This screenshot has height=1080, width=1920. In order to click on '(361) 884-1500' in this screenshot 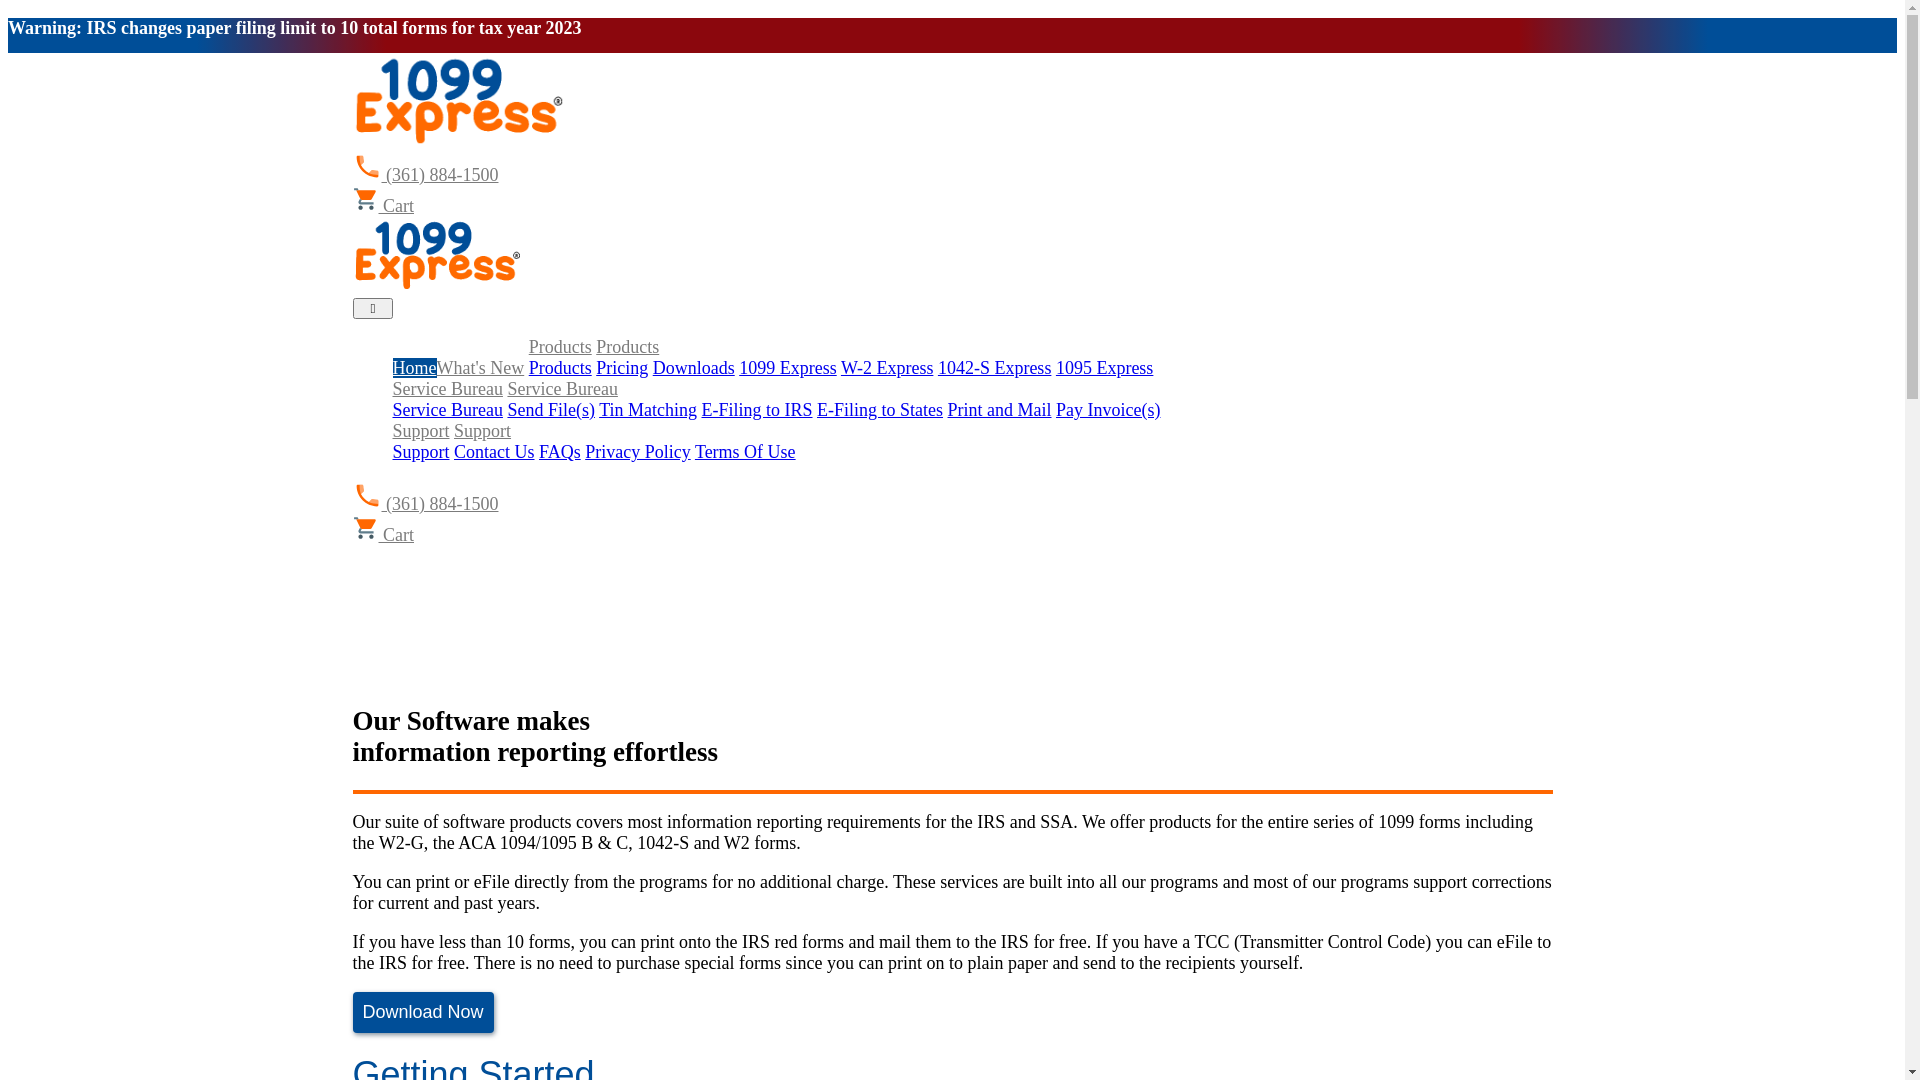, I will do `click(424, 173)`.